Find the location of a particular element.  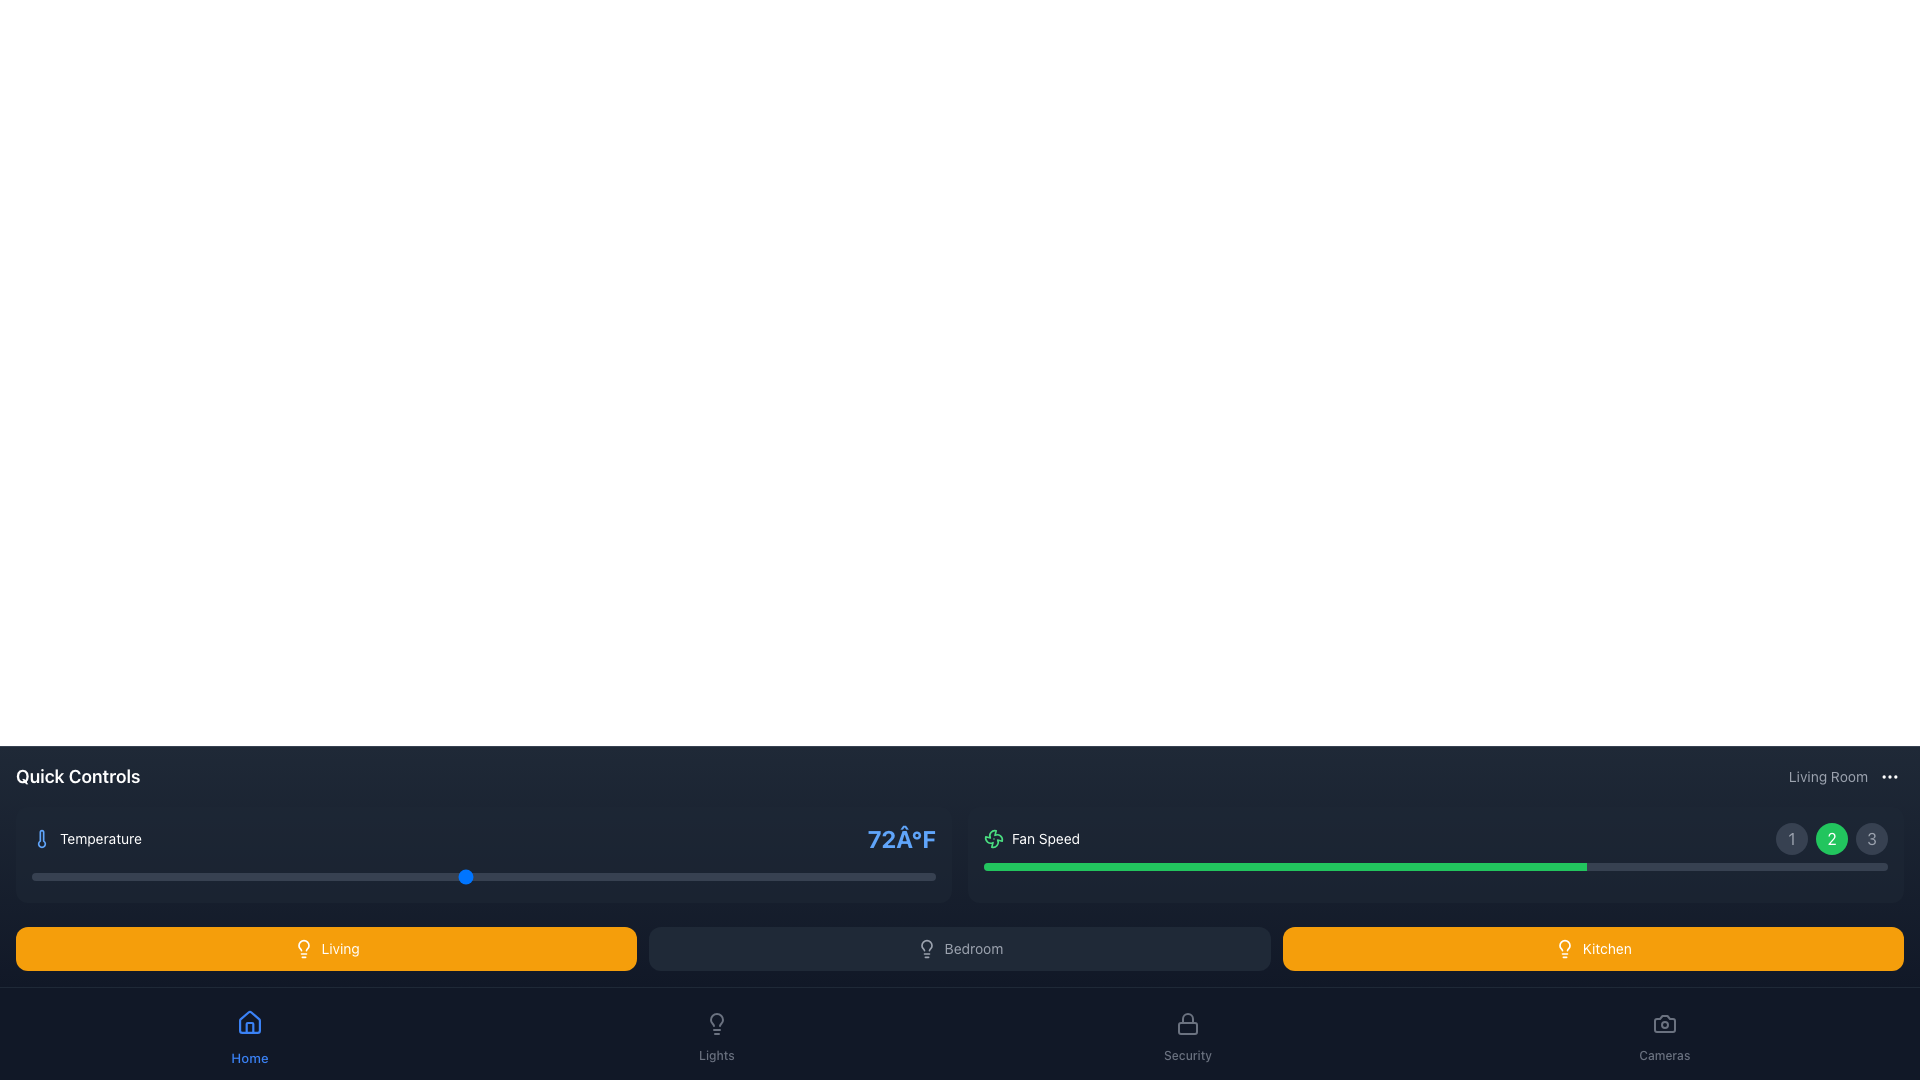

the central icon component of the lock symbol located at the center-bottom of the interface in the navigation bar is located at coordinates (1188, 1028).